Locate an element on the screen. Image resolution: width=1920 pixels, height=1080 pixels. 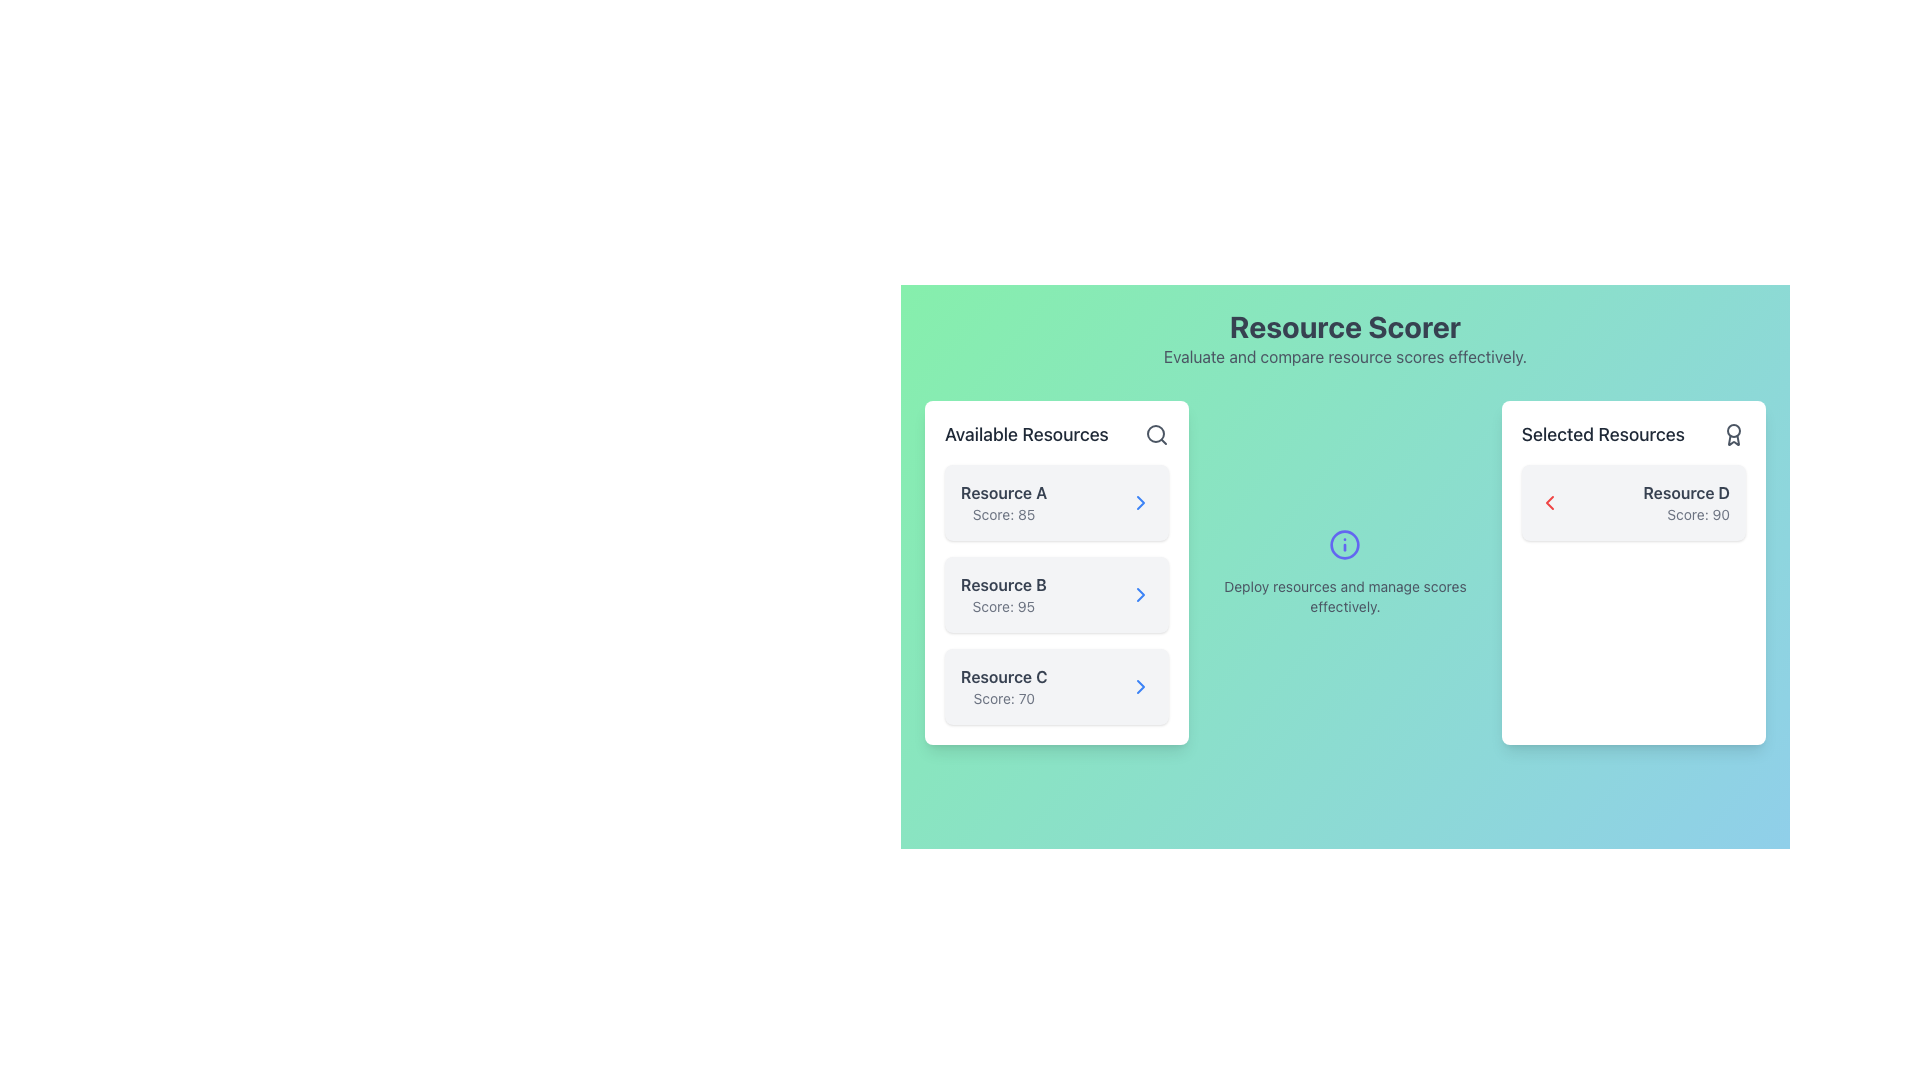
score displayed in the text label for 'Resource D', which is located below the title text in the 'Selected Resources' section is located at coordinates (1685, 514).